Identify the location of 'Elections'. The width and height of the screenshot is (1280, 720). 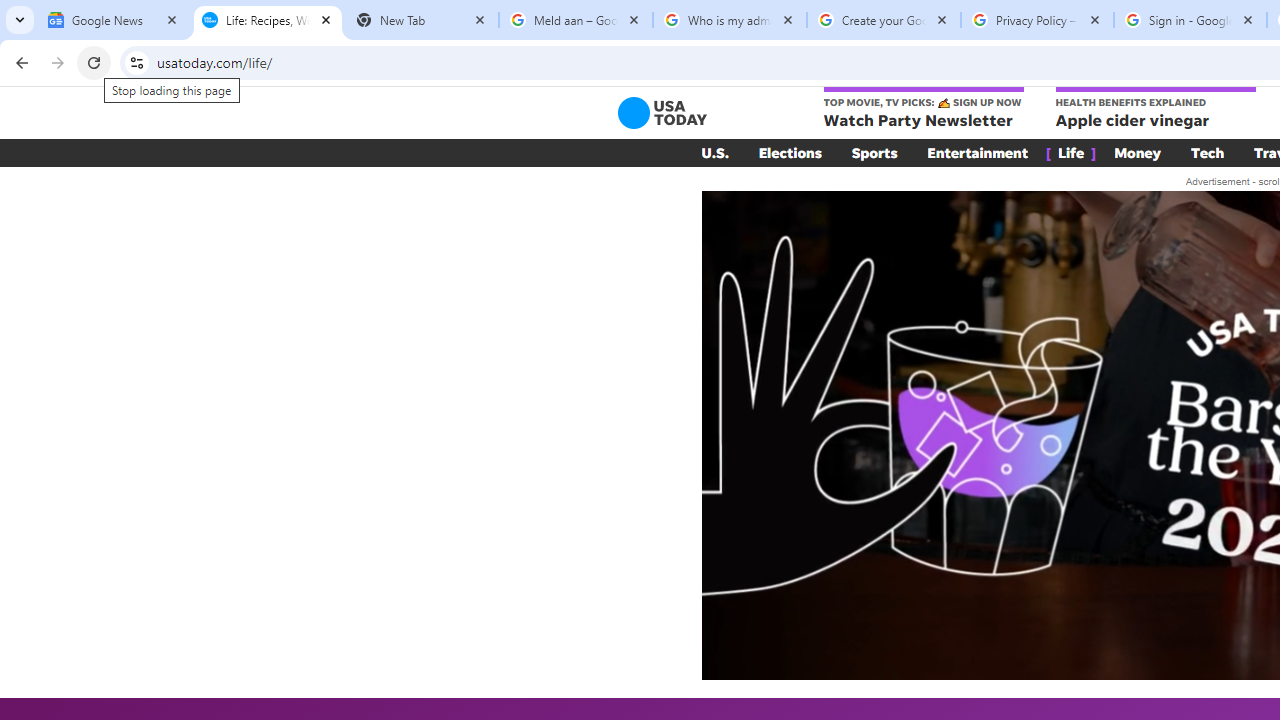
(788, 152).